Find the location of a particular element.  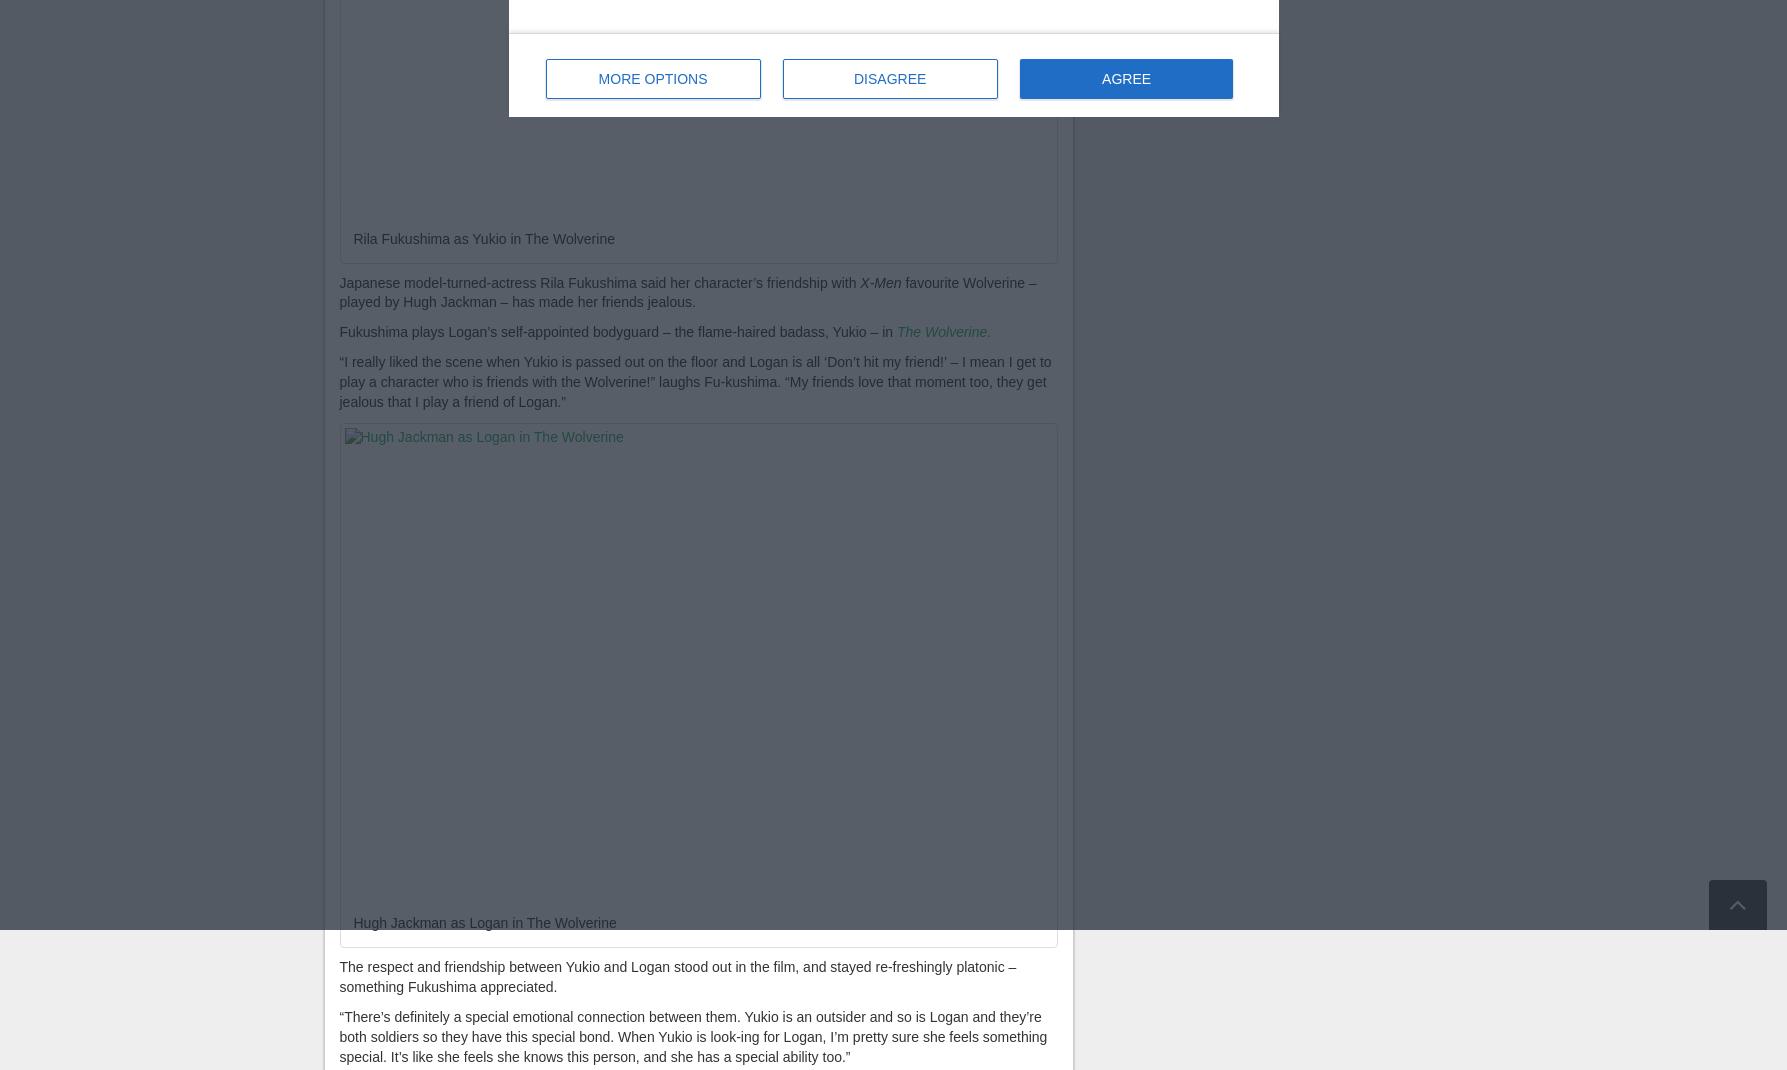

'“I really liked the scene when Yukio is passed out on the floor and Logan is all ‘Don’t hit my friend!’ – I mean I get to play a character who is friends with the Wolverine!” laughs Fu-kushima. “My friends love that moment too, they get jealous that I play a friend of Logan.”' is located at coordinates (693, 380).